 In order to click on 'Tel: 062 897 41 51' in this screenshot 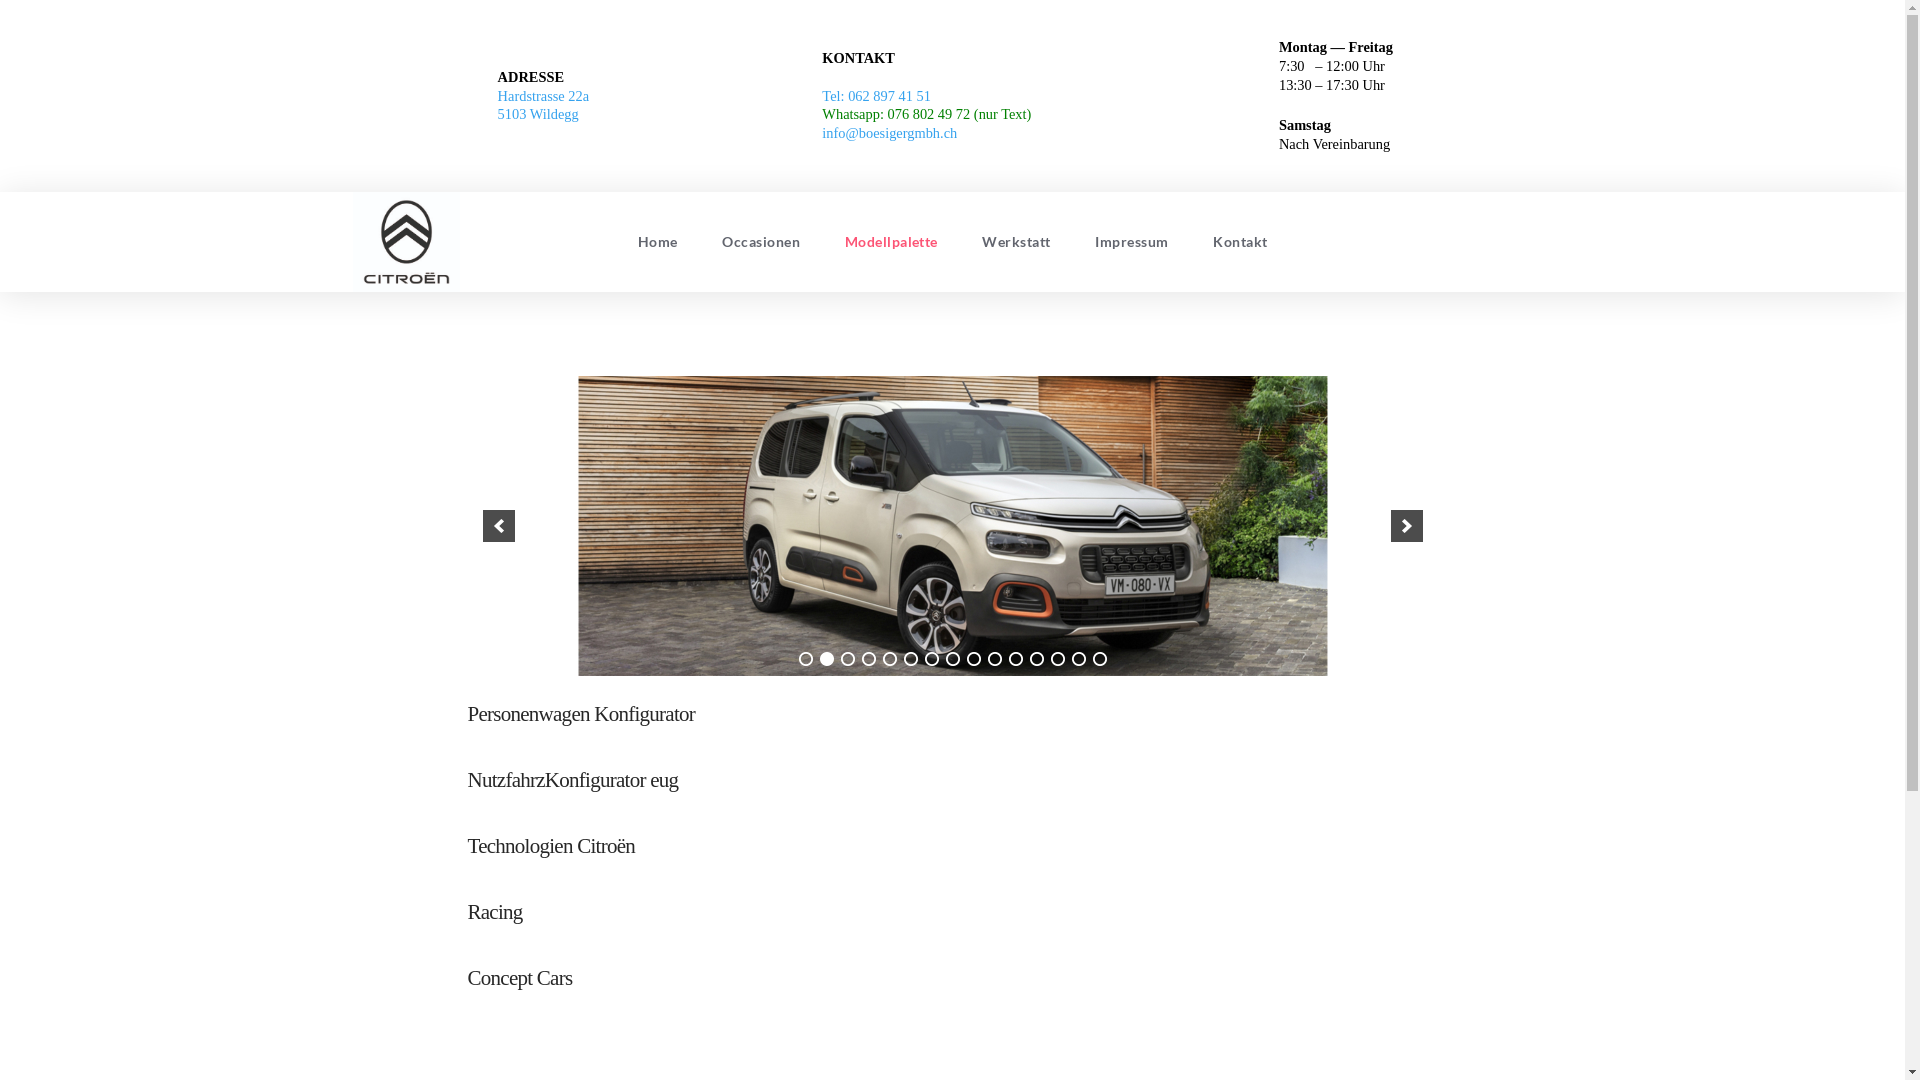, I will do `click(876, 96)`.